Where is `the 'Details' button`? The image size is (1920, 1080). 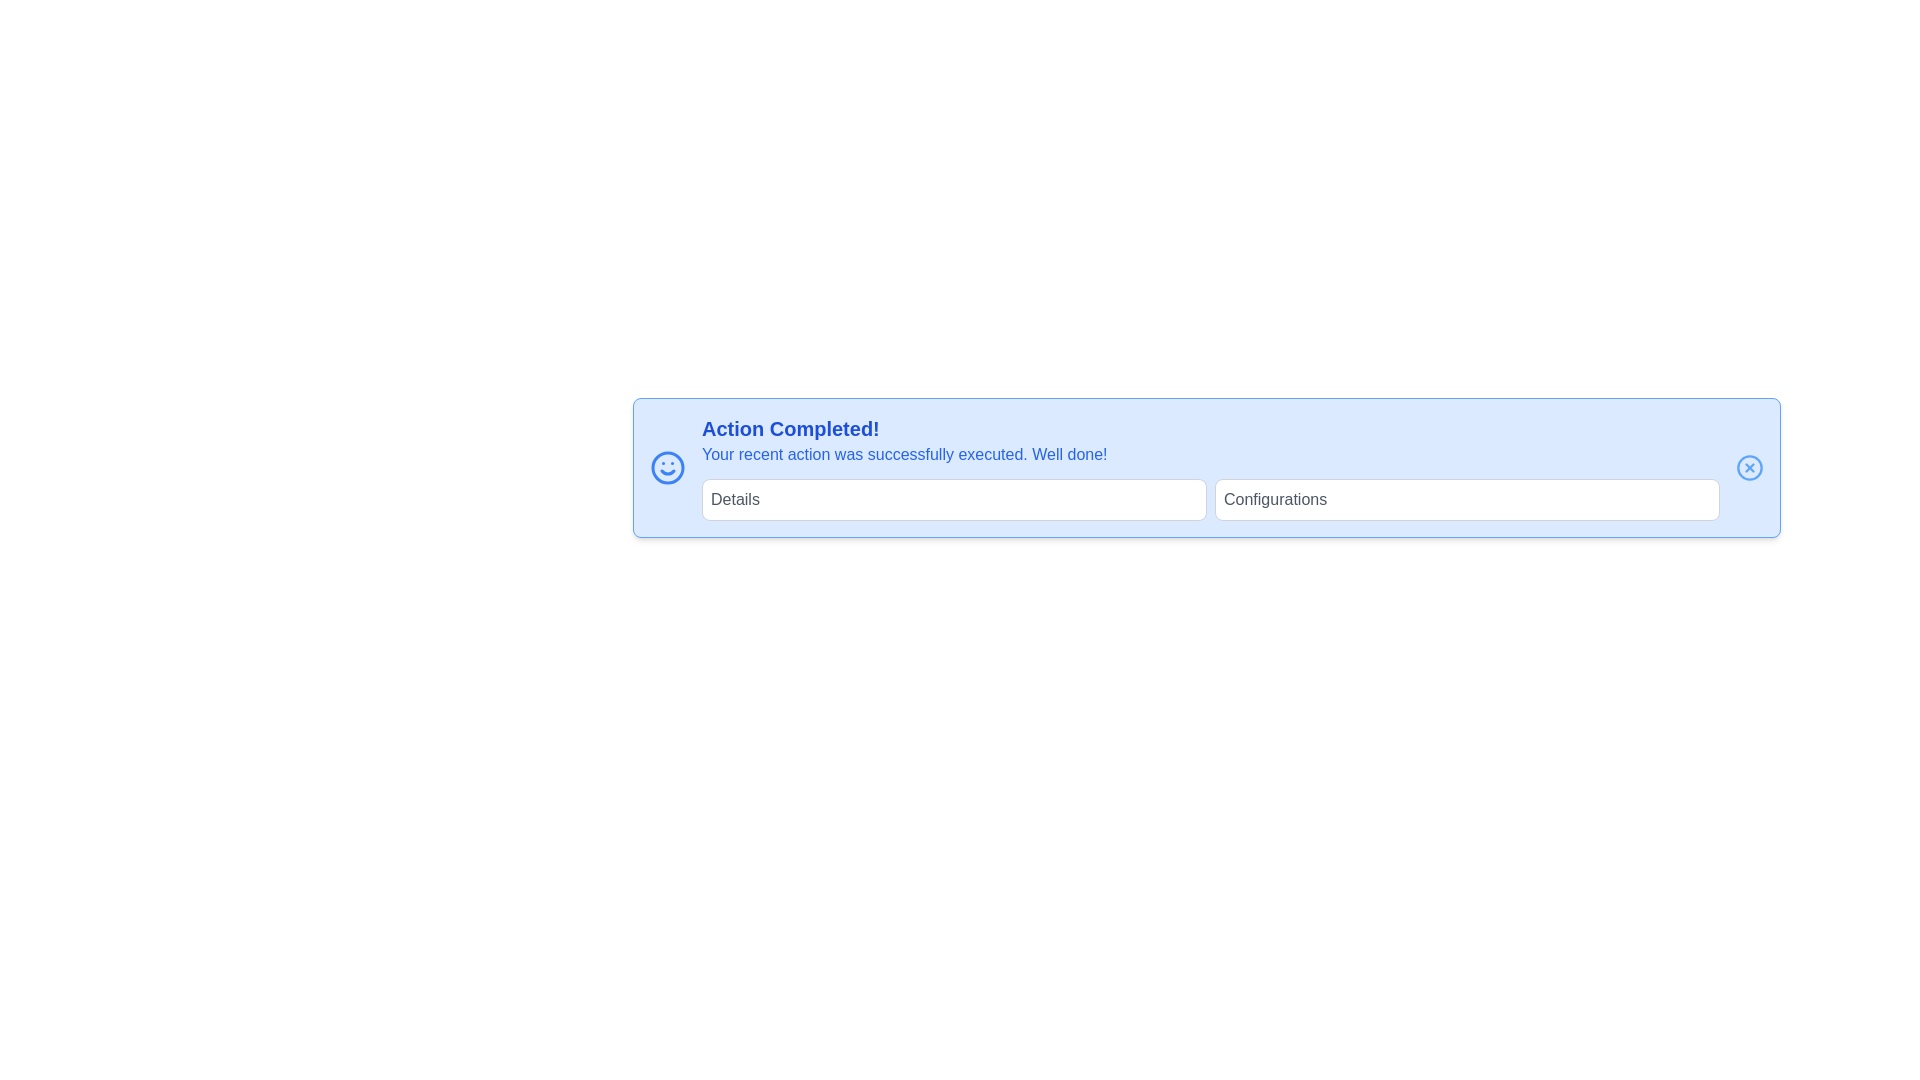 the 'Details' button is located at coordinates (953, 499).